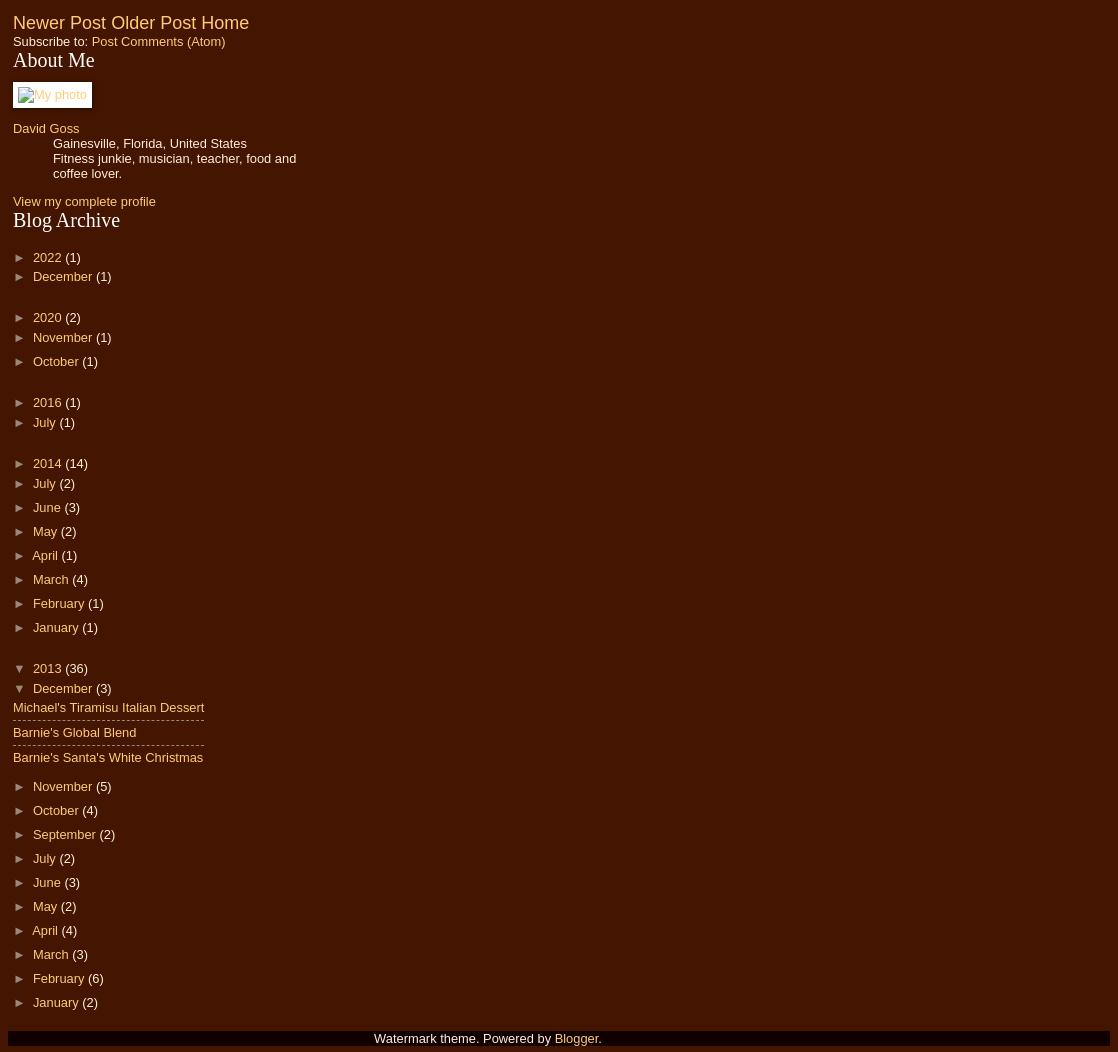  What do you see at coordinates (225, 23) in the screenshot?
I see `'Home'` at bounding box center [225, 23].